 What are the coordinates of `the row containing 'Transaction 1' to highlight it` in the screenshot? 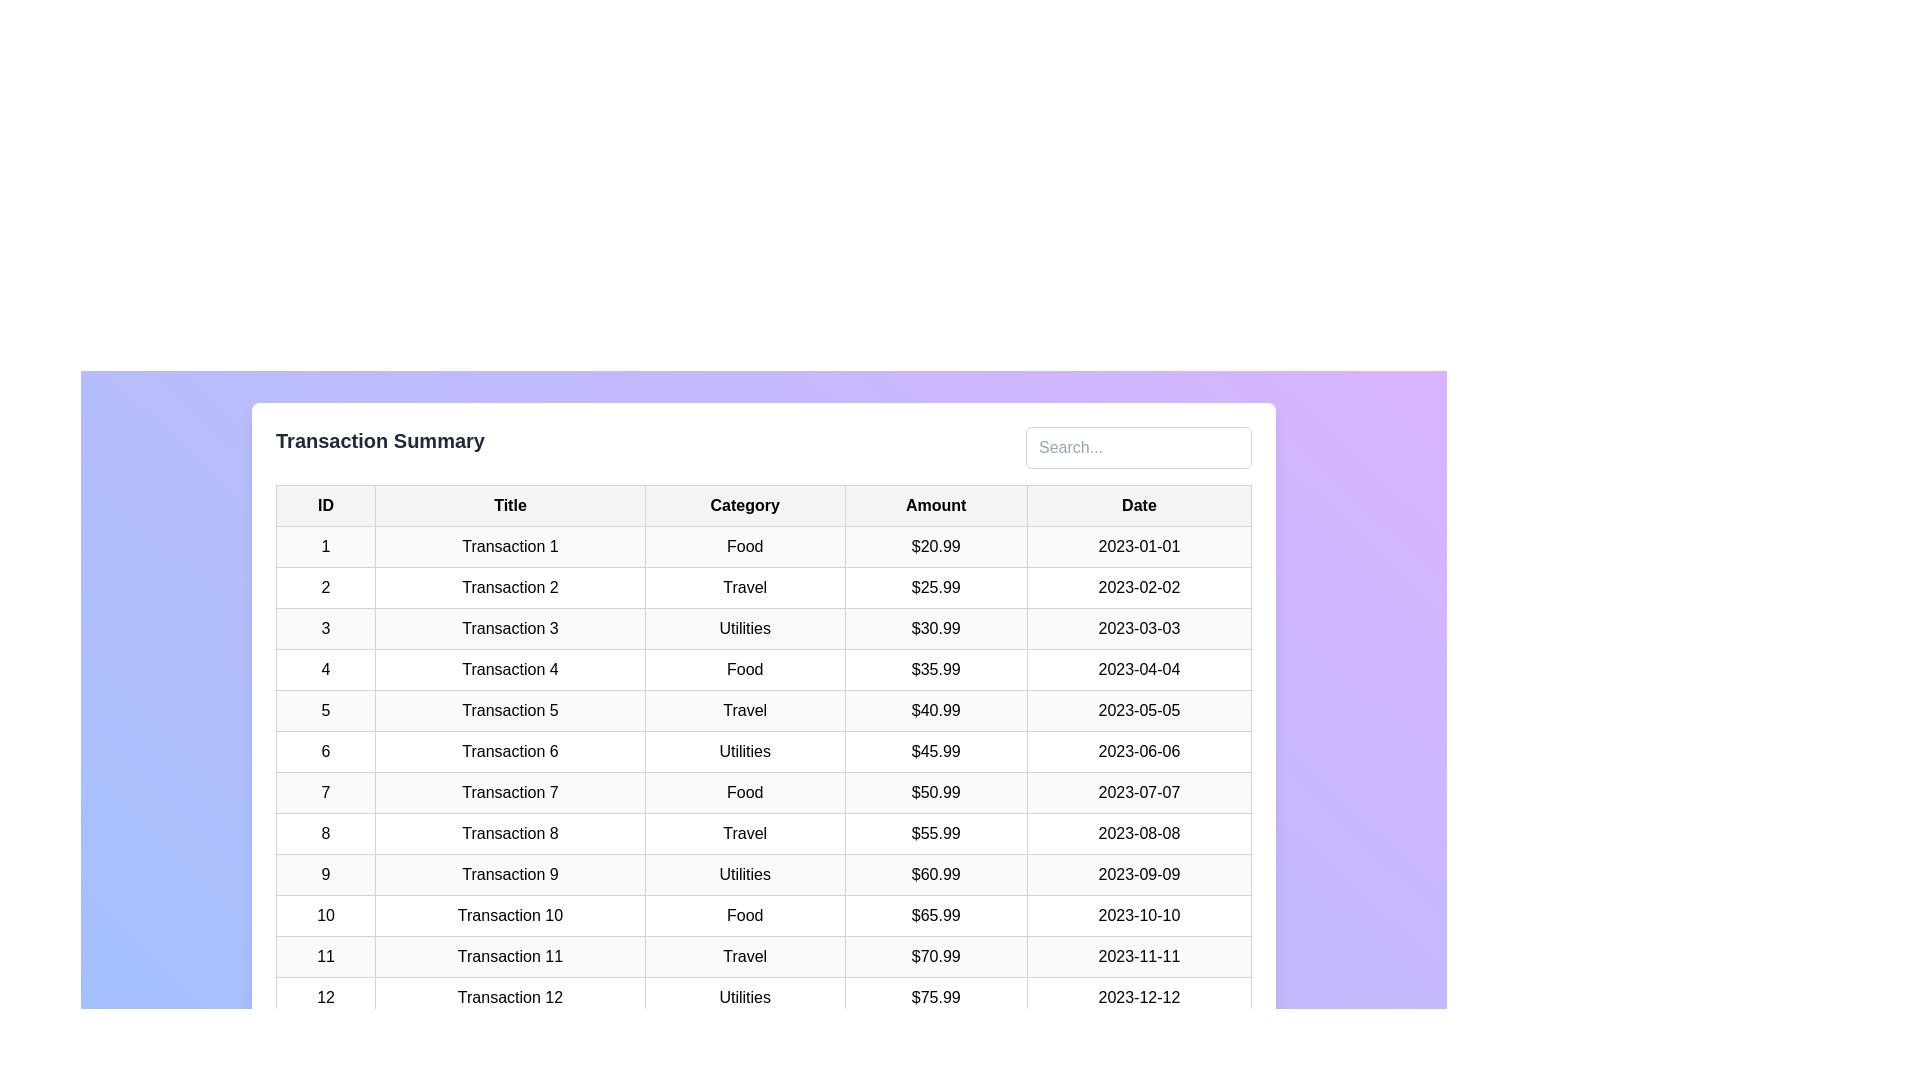 It's located at (762, 547).